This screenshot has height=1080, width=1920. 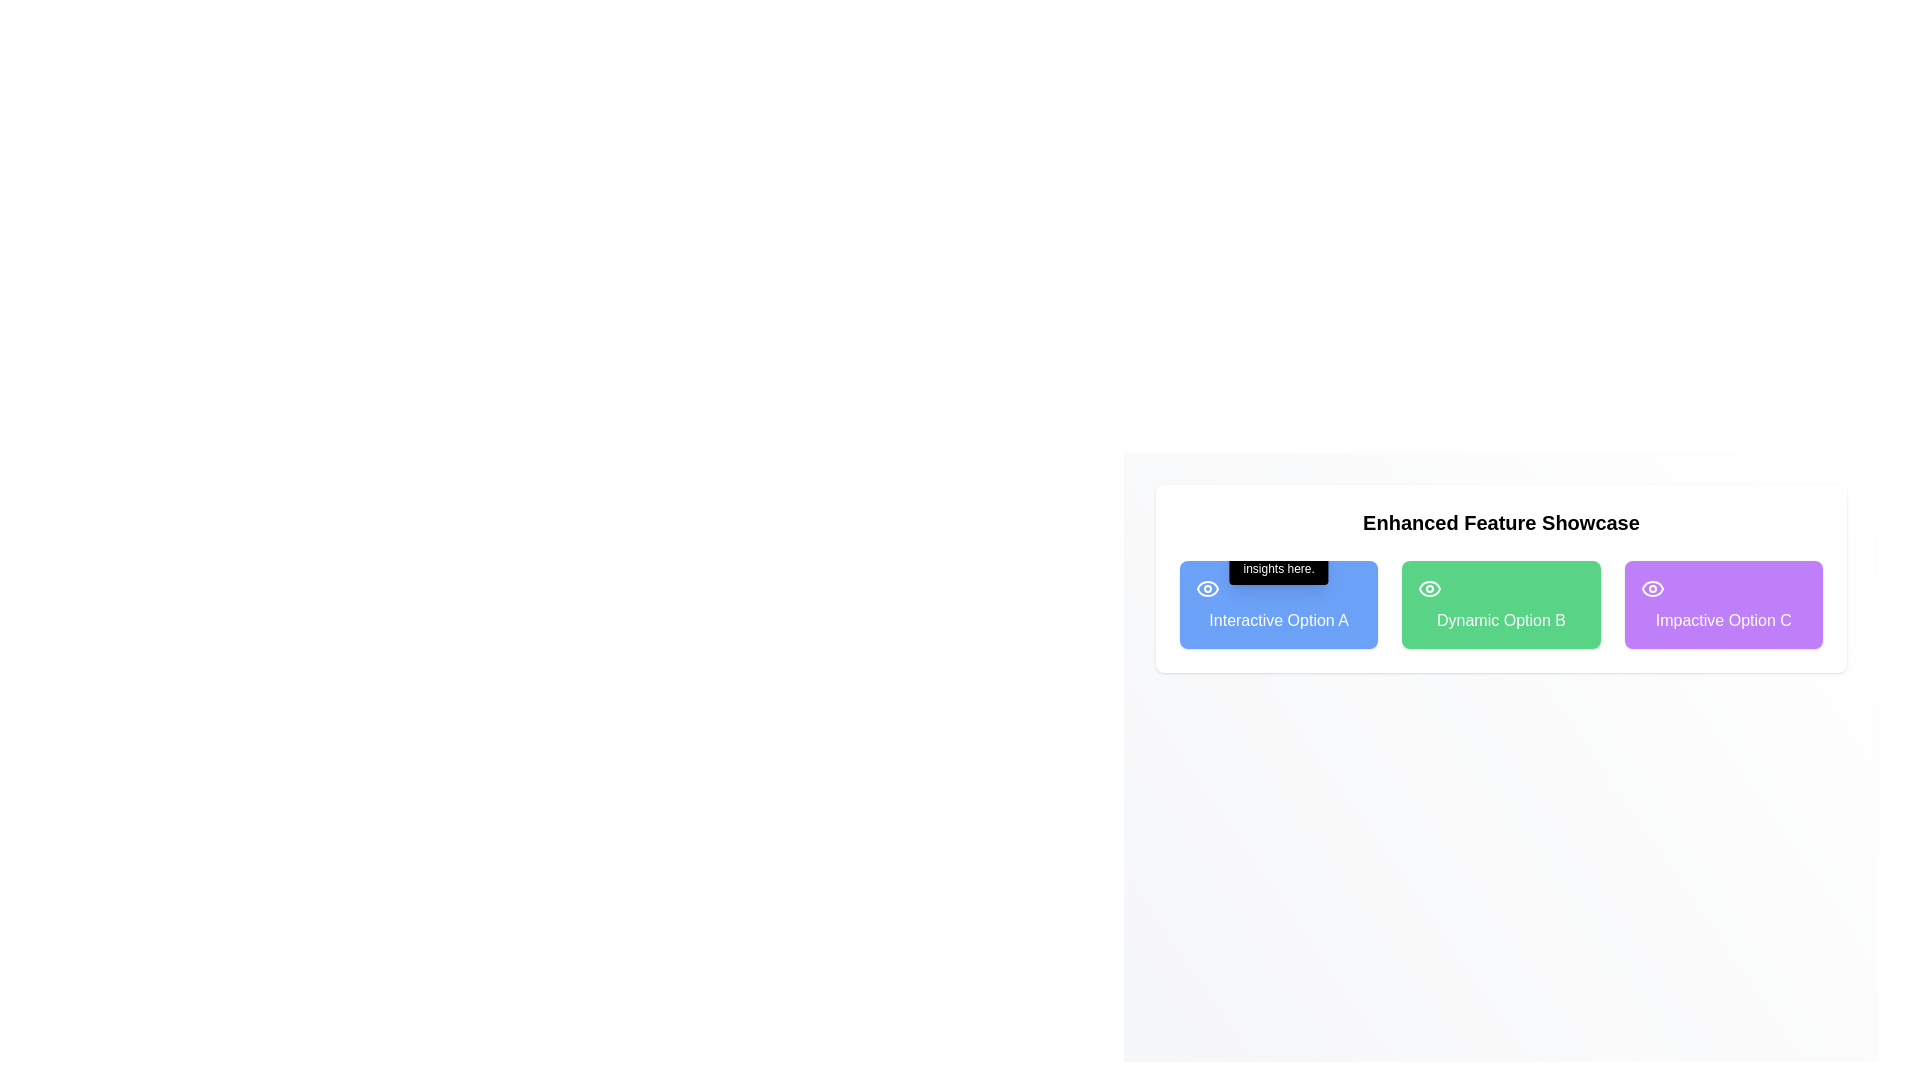 What do you see at coordinates (1429, 588) in the screenshot?
I see `the green square button with an eye icon located in the 'Dynamic Option B' section` at bounding box center [1429, 588].